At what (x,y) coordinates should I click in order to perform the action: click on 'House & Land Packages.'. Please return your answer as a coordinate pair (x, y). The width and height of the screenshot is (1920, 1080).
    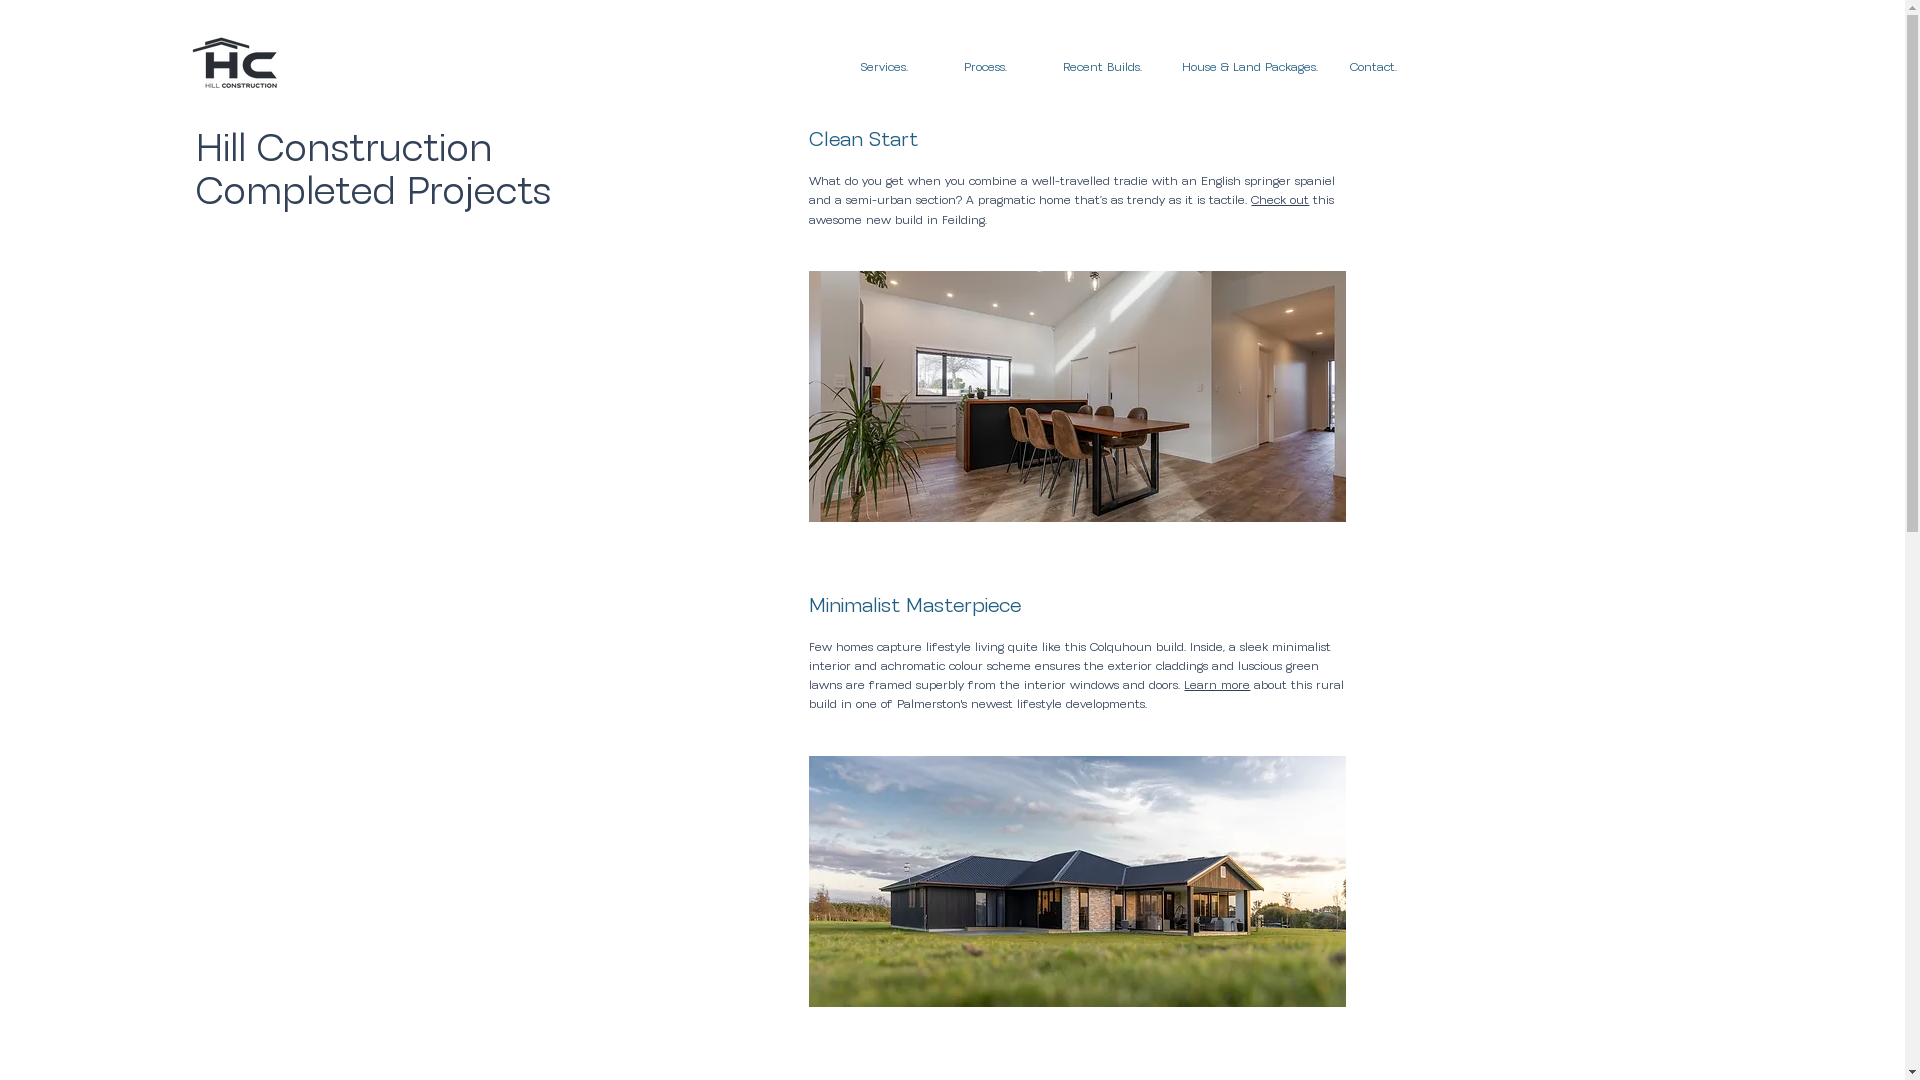
    Looking at the image, I should click on (1248, 67).